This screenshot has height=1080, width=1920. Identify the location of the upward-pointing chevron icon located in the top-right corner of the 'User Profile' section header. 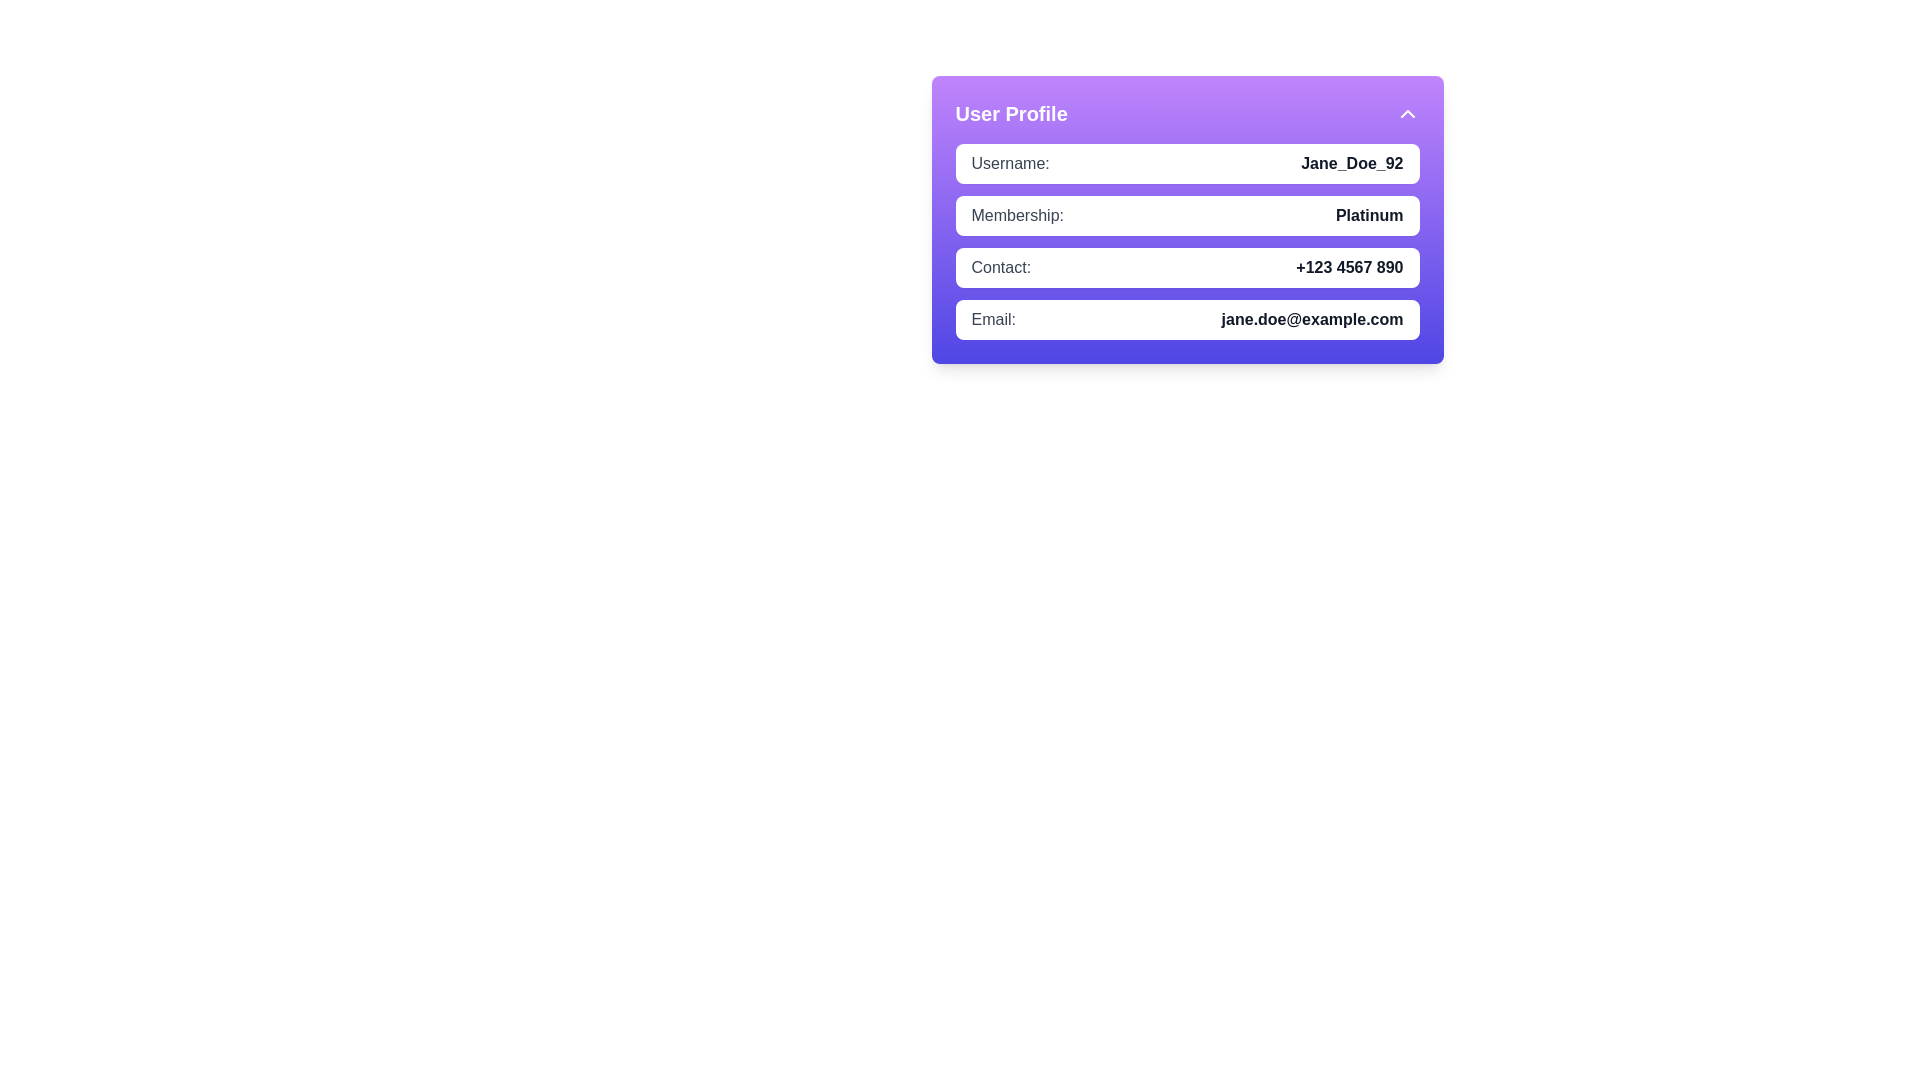
(1406, 114).